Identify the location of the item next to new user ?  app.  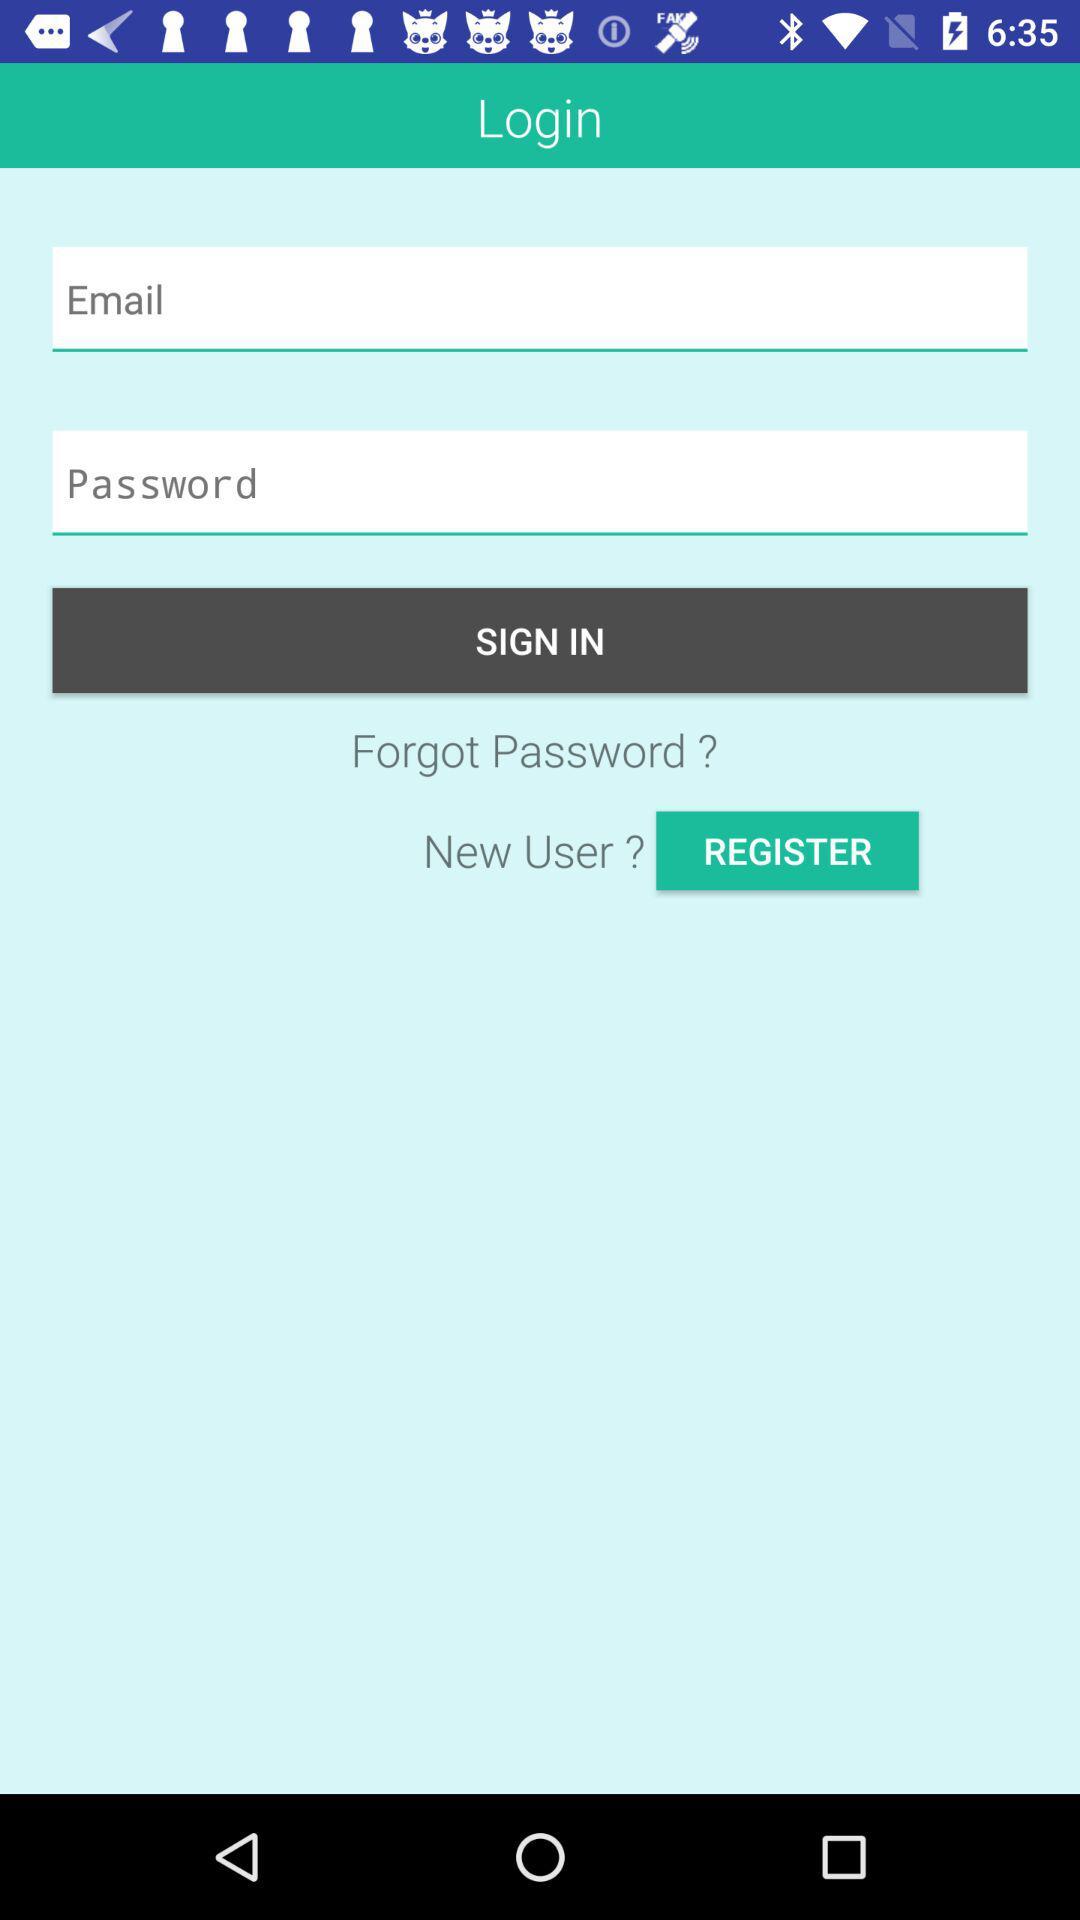
(786, 850).